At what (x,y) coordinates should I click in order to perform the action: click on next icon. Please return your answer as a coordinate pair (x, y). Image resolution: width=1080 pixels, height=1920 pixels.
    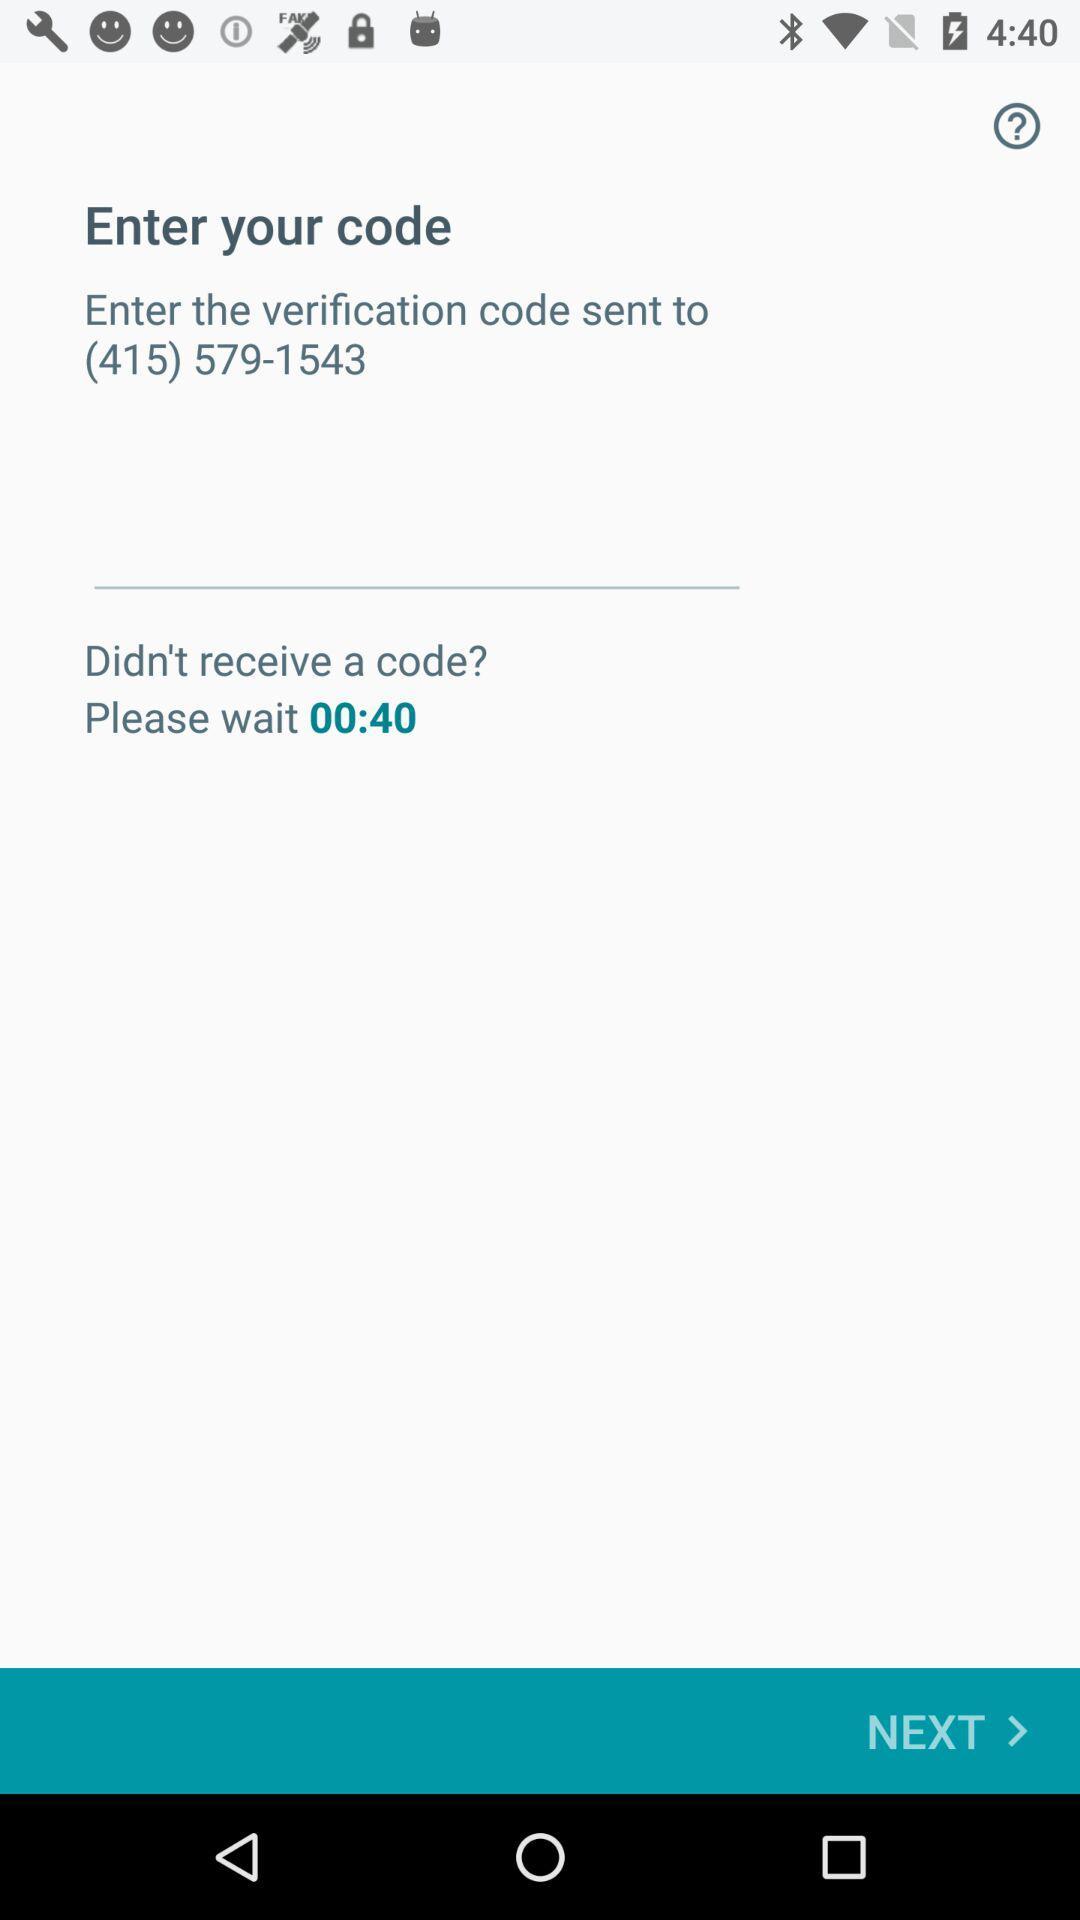
    Looking at the image, I should click on (956, 1730).